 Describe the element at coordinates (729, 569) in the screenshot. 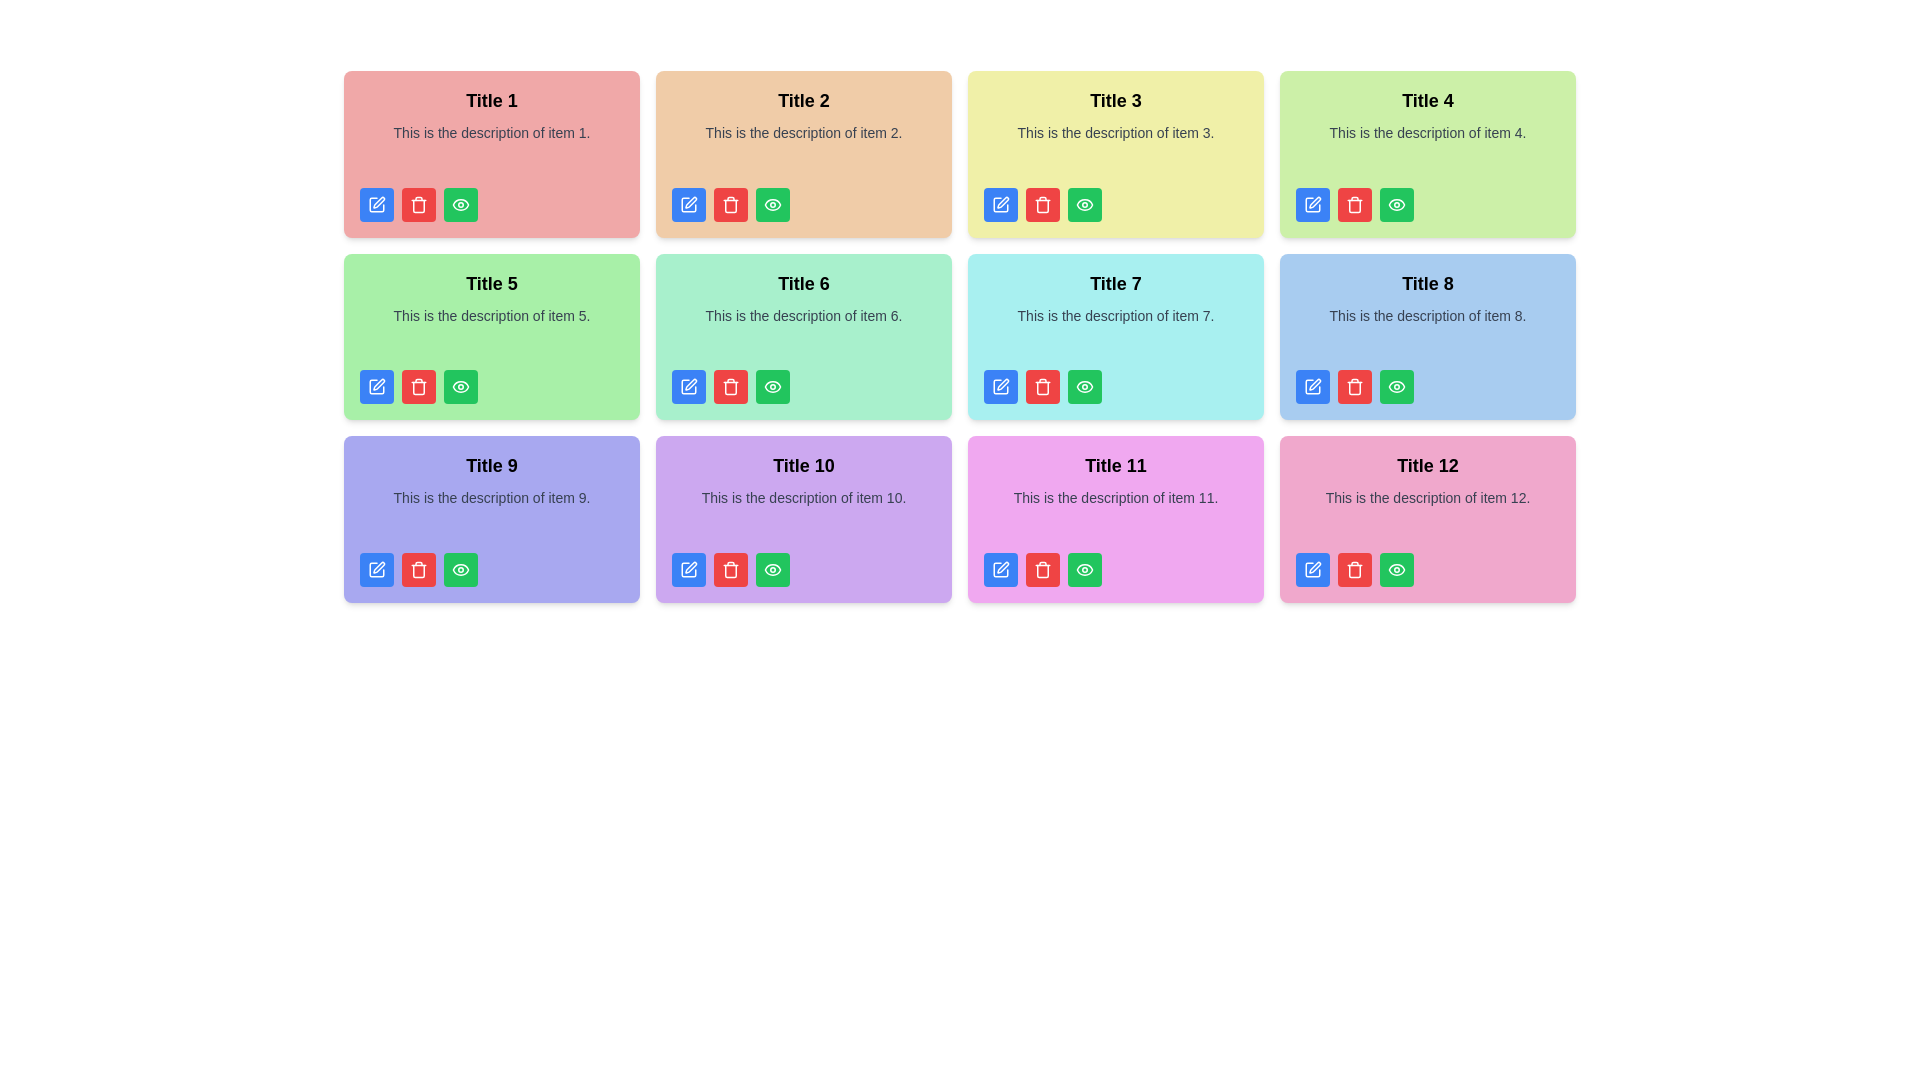

I see `the small, square-shaped red button with a white trash icon located within the second cell of a three-cell group below 'Title 10'` at that location.